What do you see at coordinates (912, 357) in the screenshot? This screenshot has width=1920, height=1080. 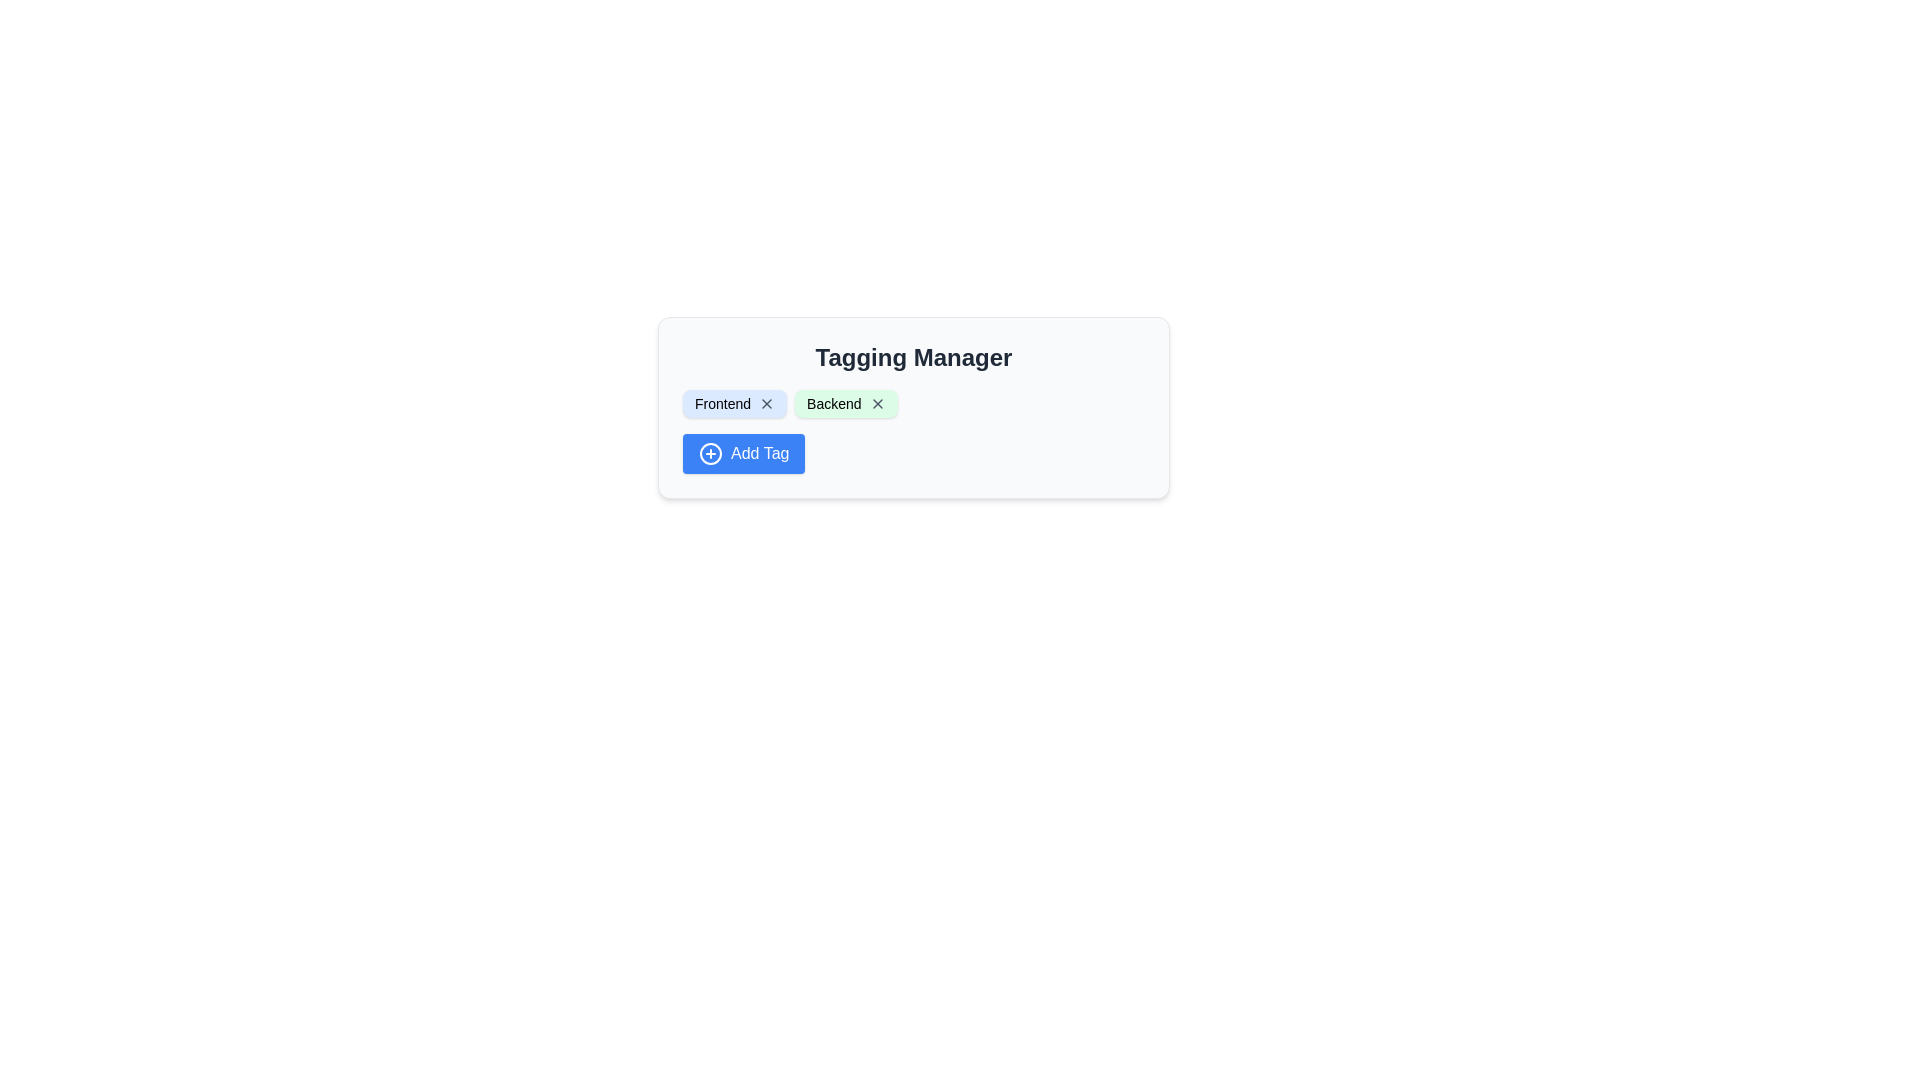 I see `the Text label indicating 'Tagging Manager', which serves as a title for the tagging functionality in the UI` at bounding box center [912, 357].